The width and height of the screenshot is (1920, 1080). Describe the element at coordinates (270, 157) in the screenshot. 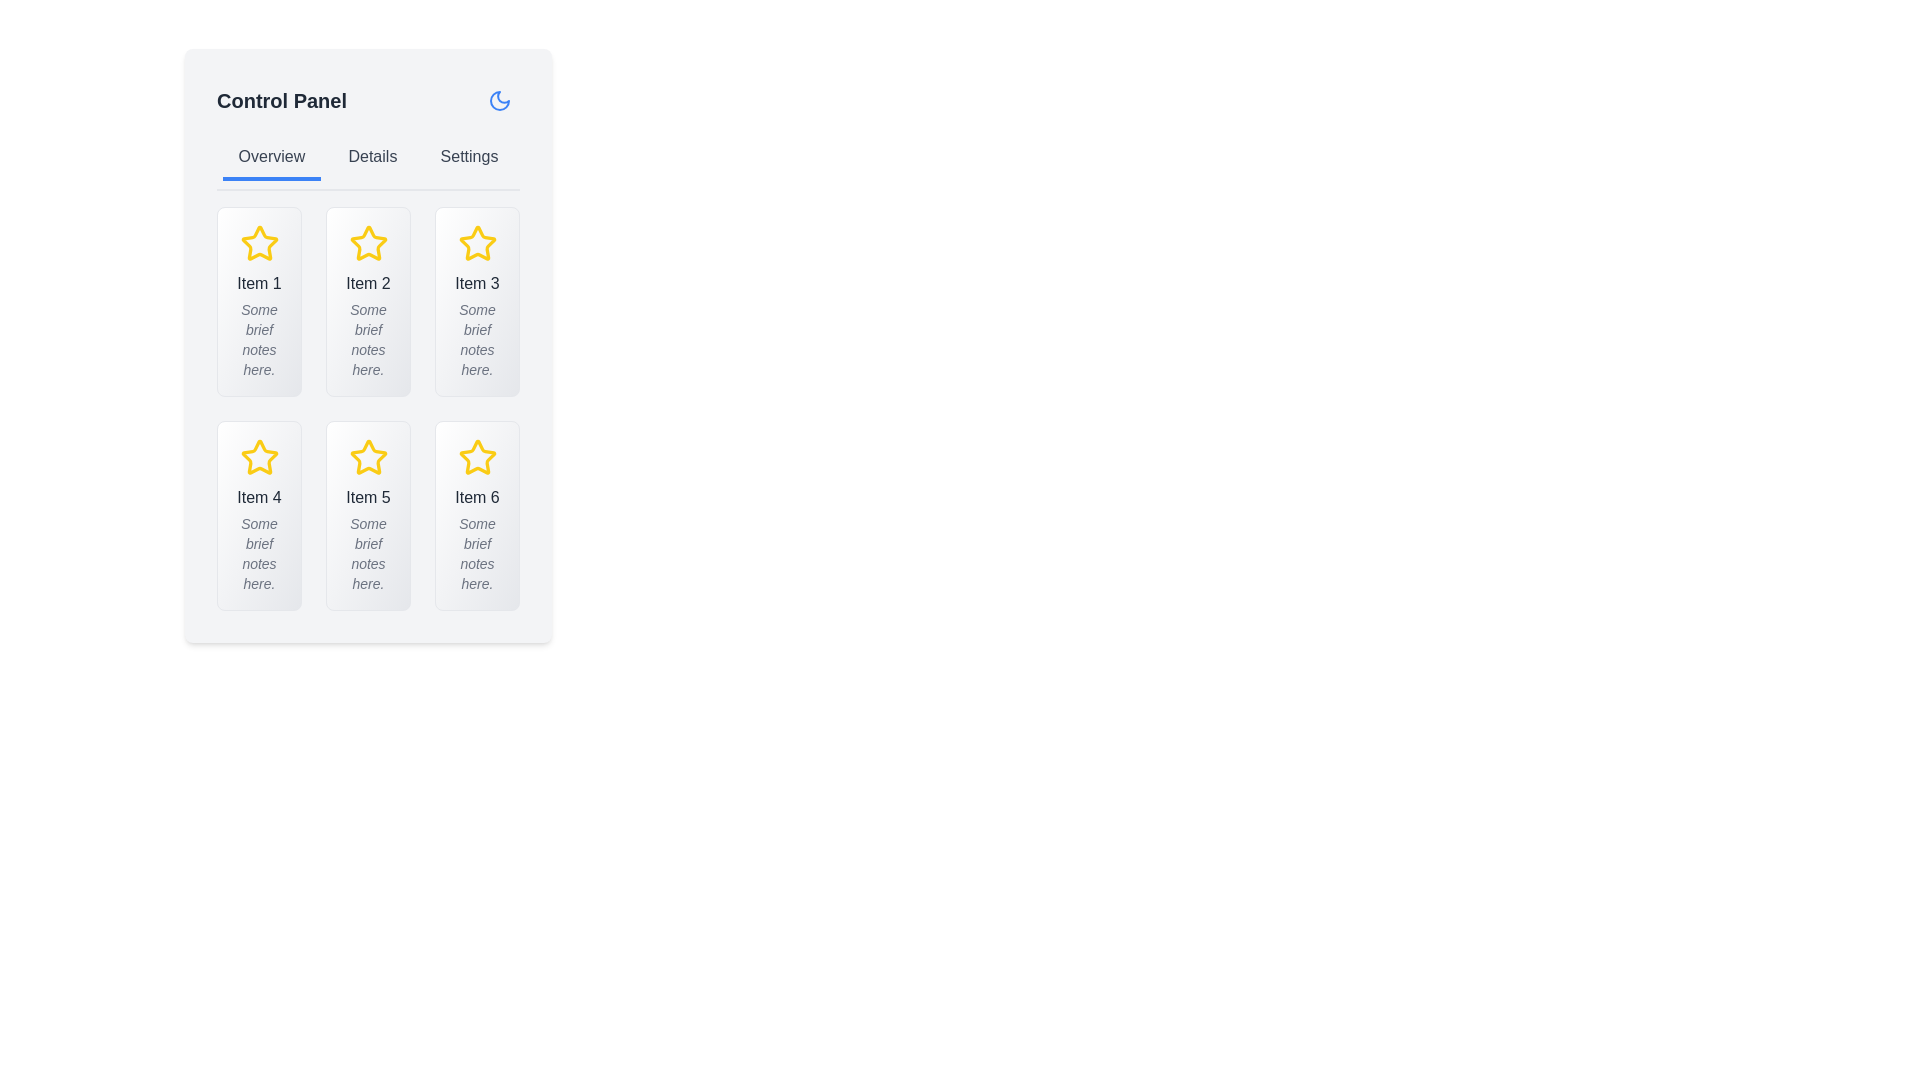

I see `the 'Overview' tab in the navigation bar` at that location.